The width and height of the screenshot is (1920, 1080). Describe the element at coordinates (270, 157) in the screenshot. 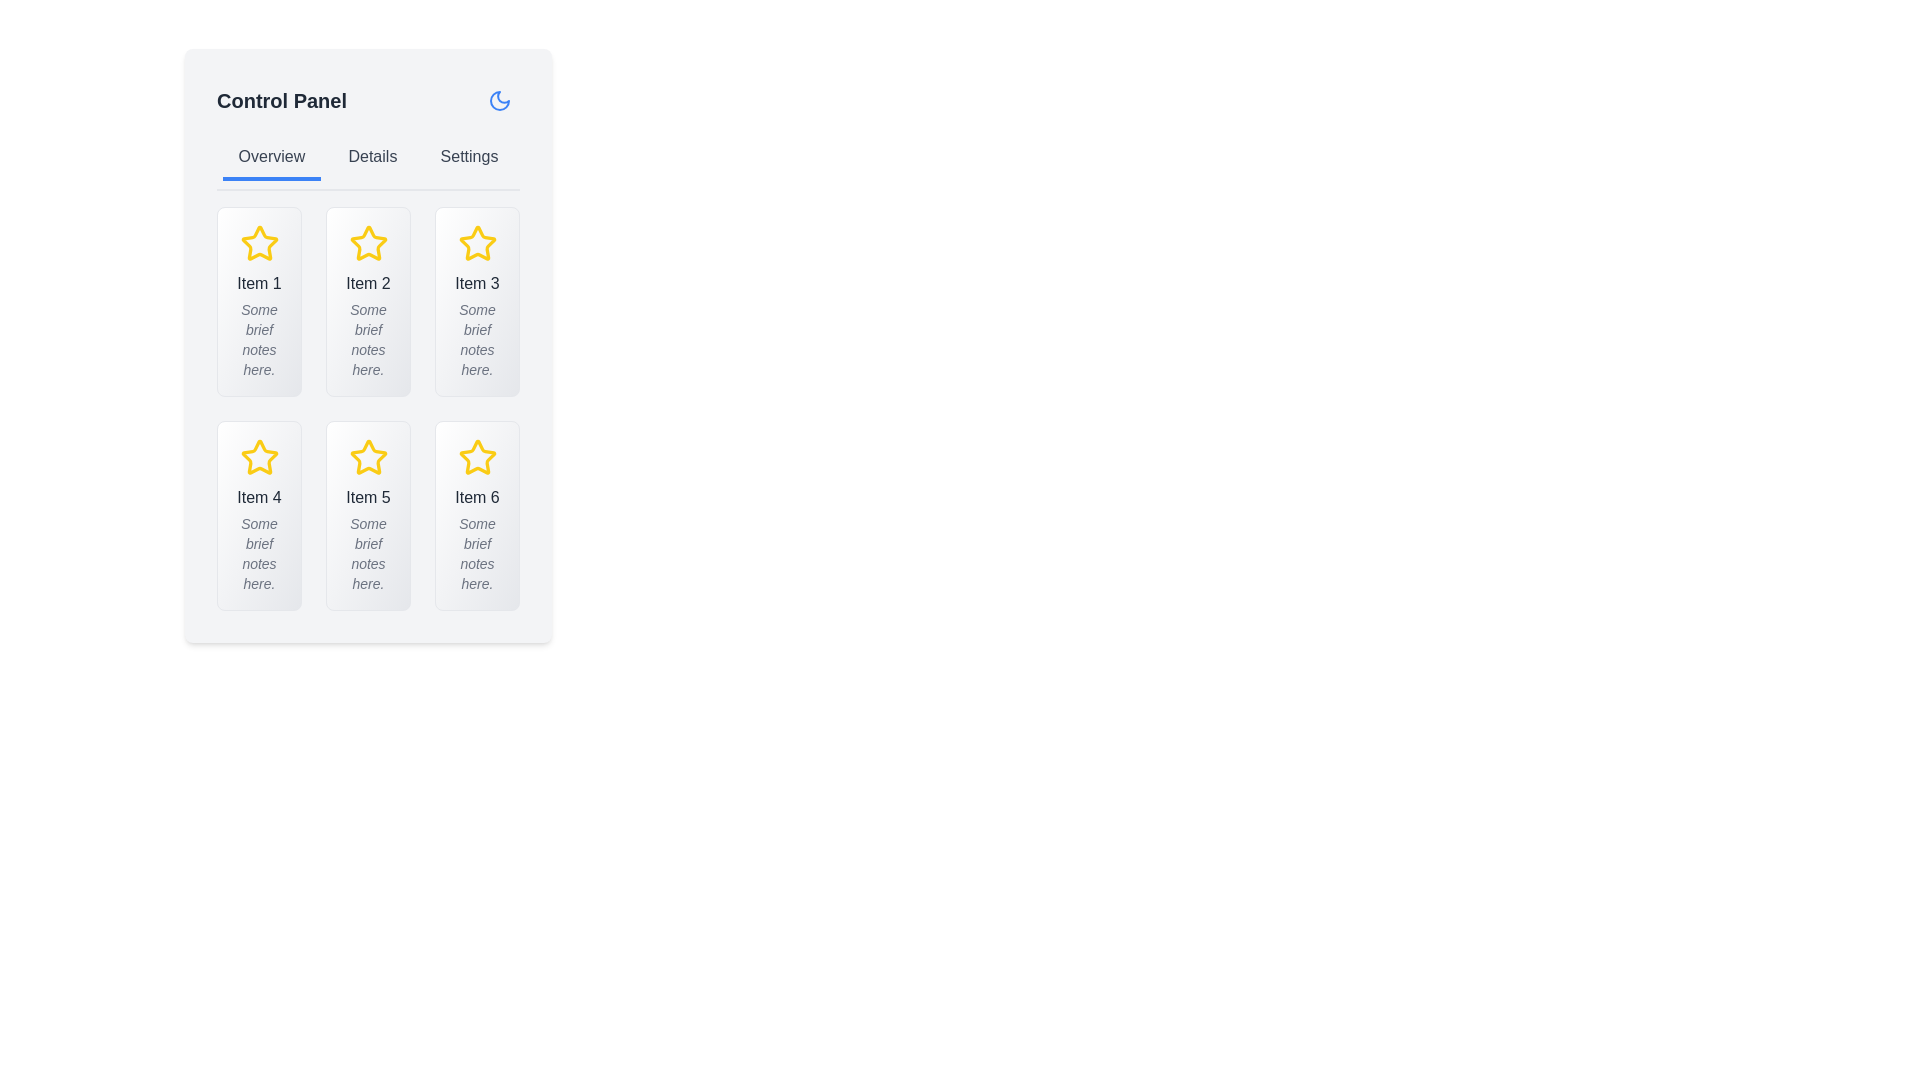

I see `the 'Overview' tab in the navigation bar` at that location.